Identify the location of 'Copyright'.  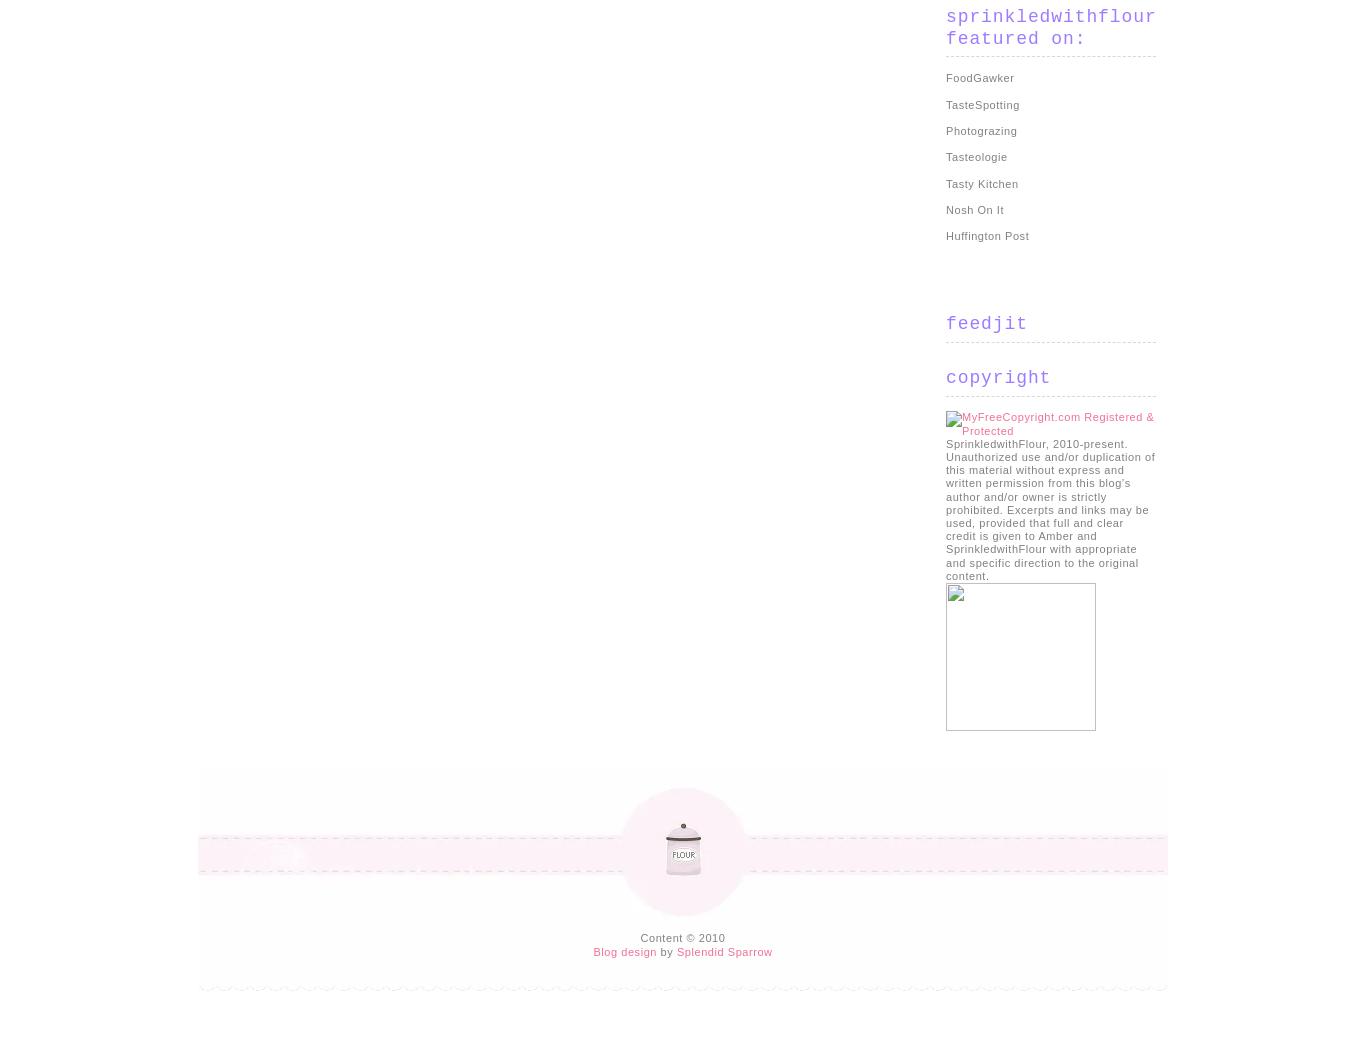
(945, 377).